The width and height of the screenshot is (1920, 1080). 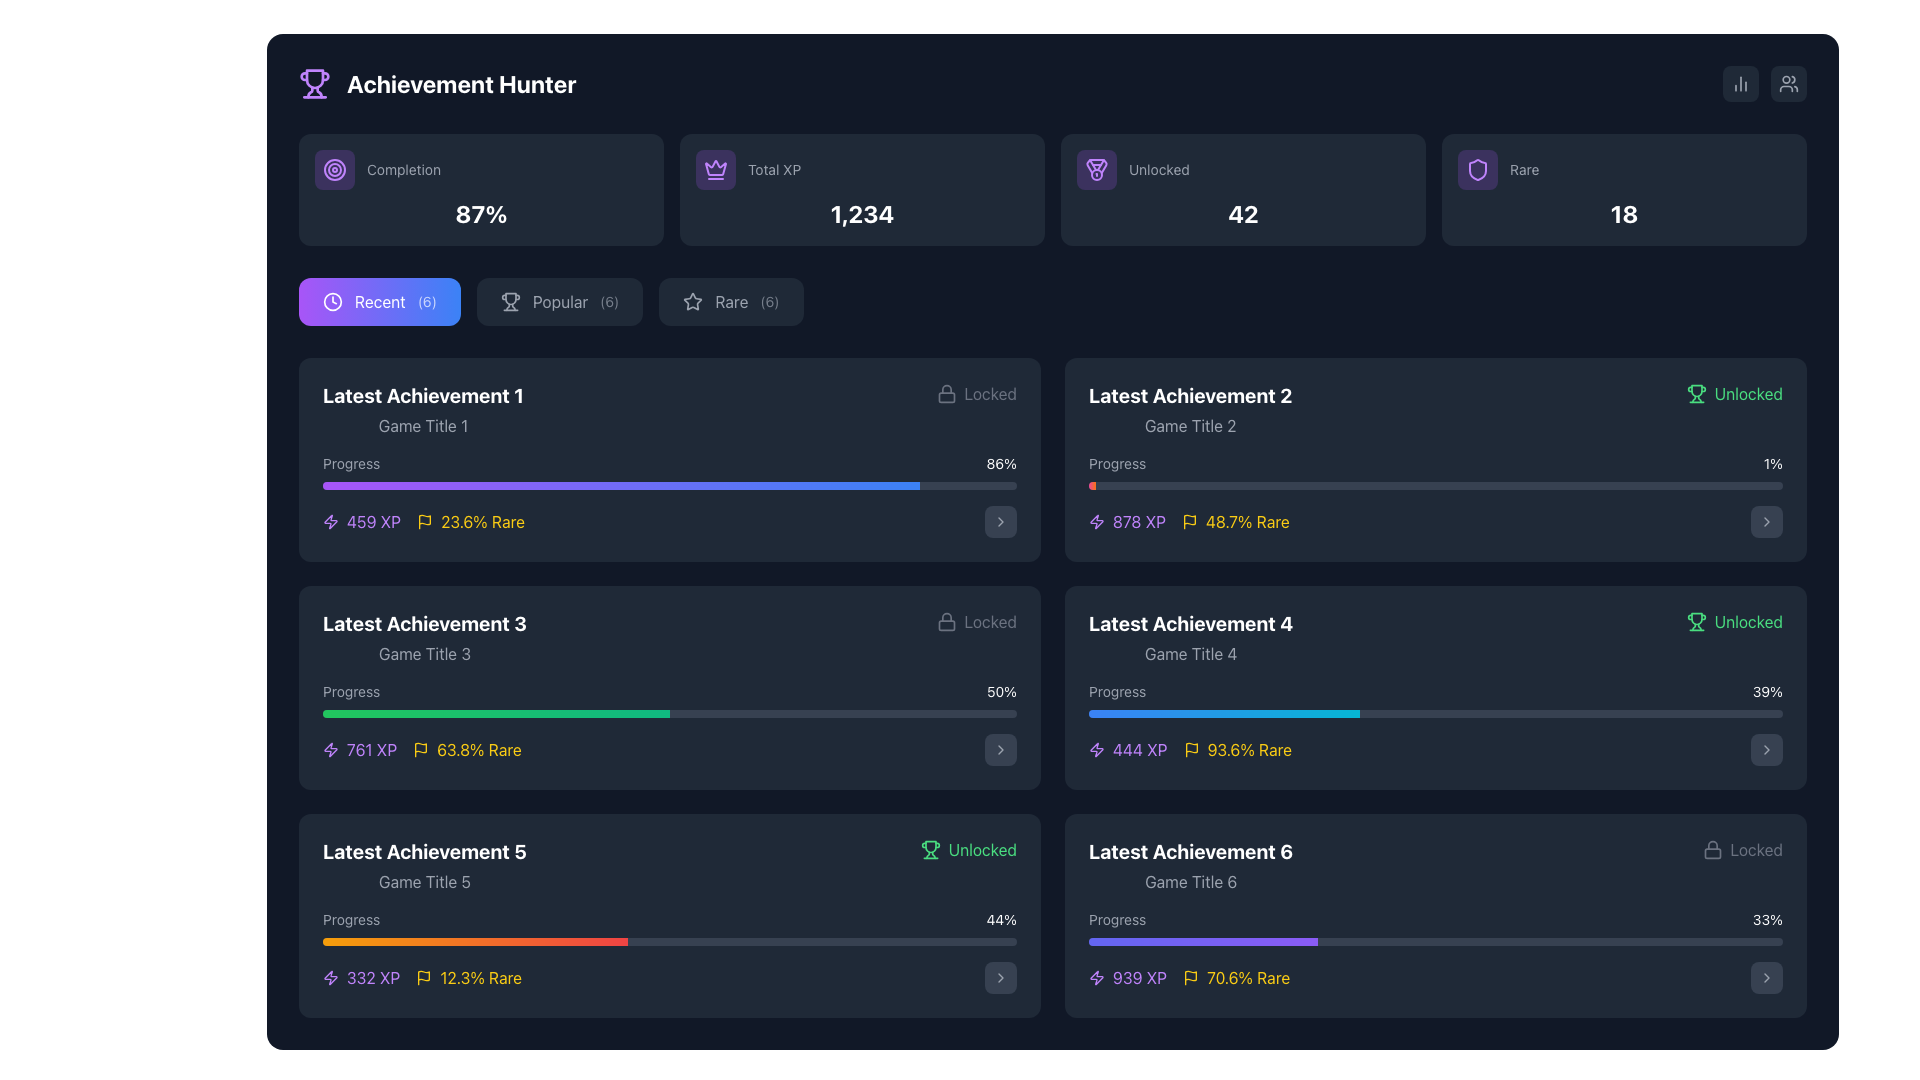 What do you see at coordinates (423, 637) in the screenshot?
I see `the text block displaying 'Latest Achievement 3' which contains 'Game Title 3' in a smaller gray font, located in the middle left section of the interface` at bounding box center [423, 637].